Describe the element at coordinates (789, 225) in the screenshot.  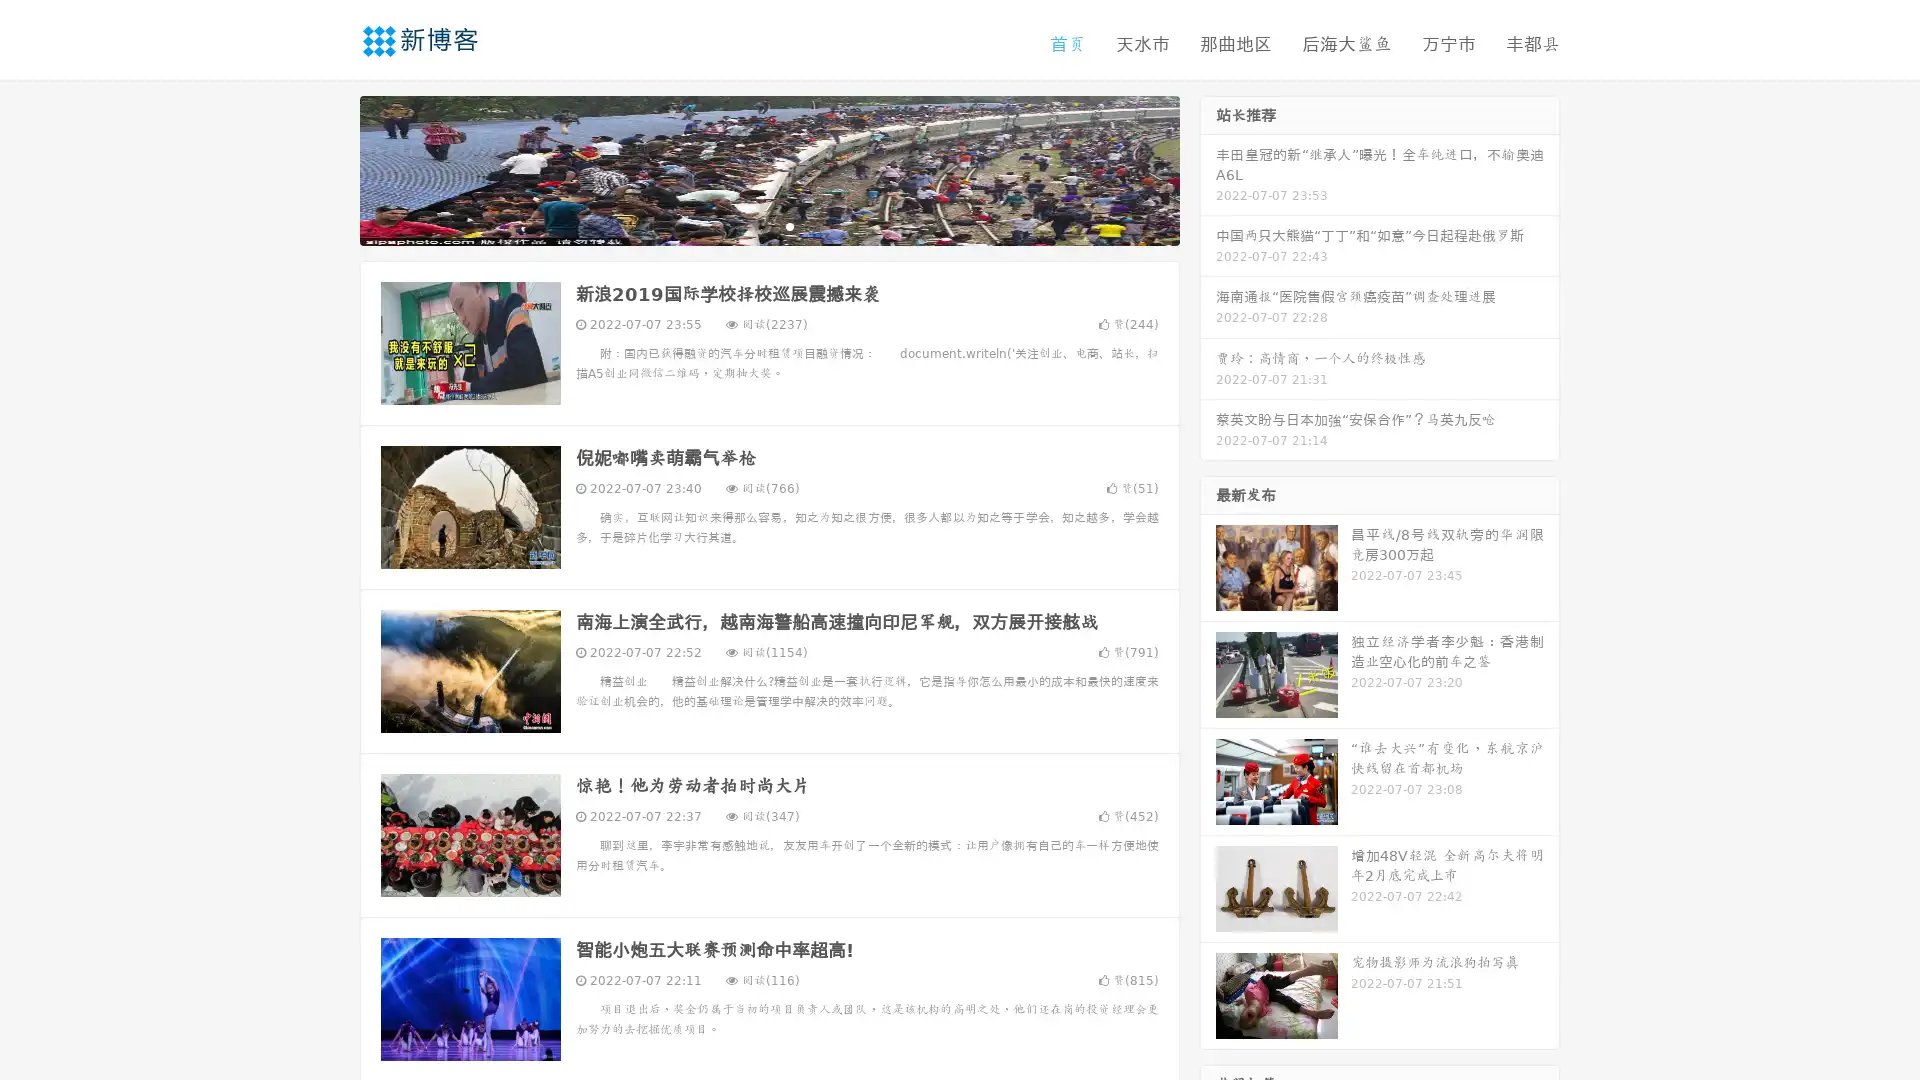
I see `Go to slide 3` at that location.